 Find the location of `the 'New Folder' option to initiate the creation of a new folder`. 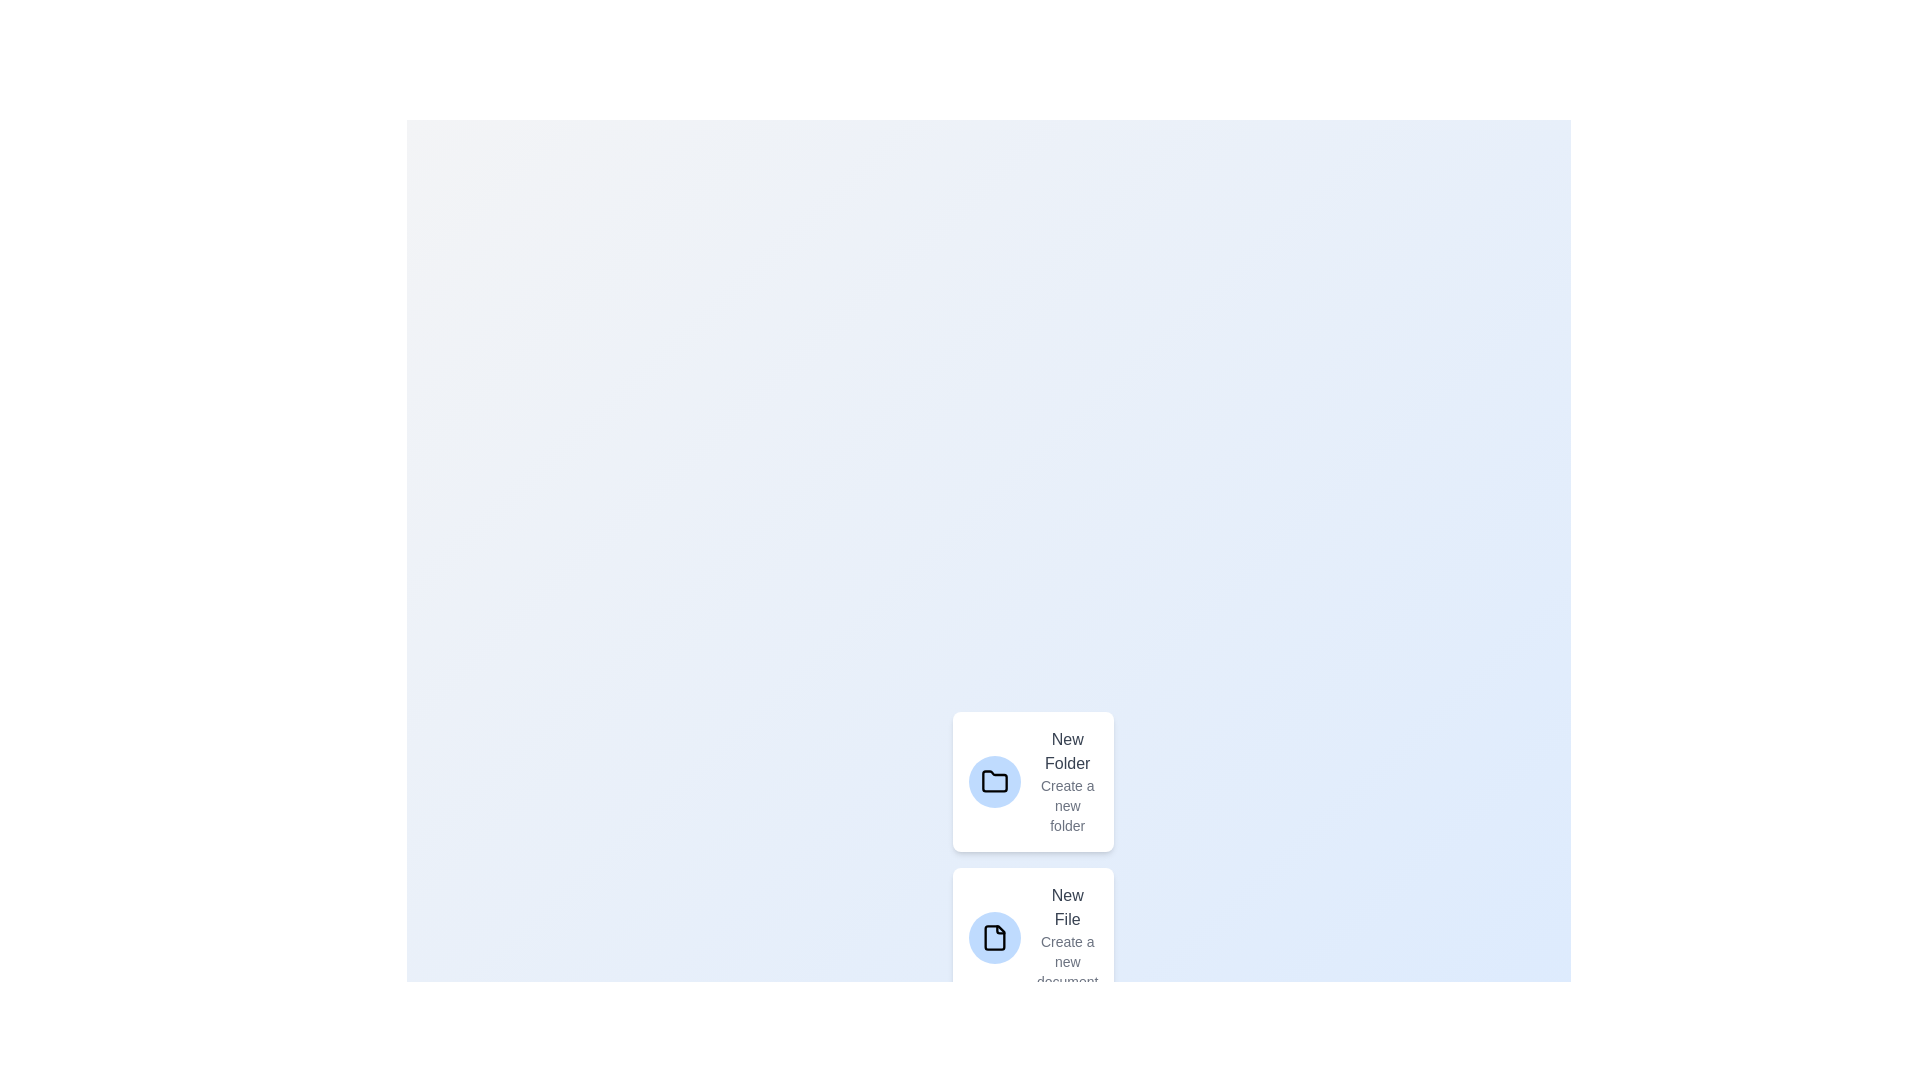

the 'New Folder' option to initiate the creation of a new folder is located at coordinates (1032, 781).